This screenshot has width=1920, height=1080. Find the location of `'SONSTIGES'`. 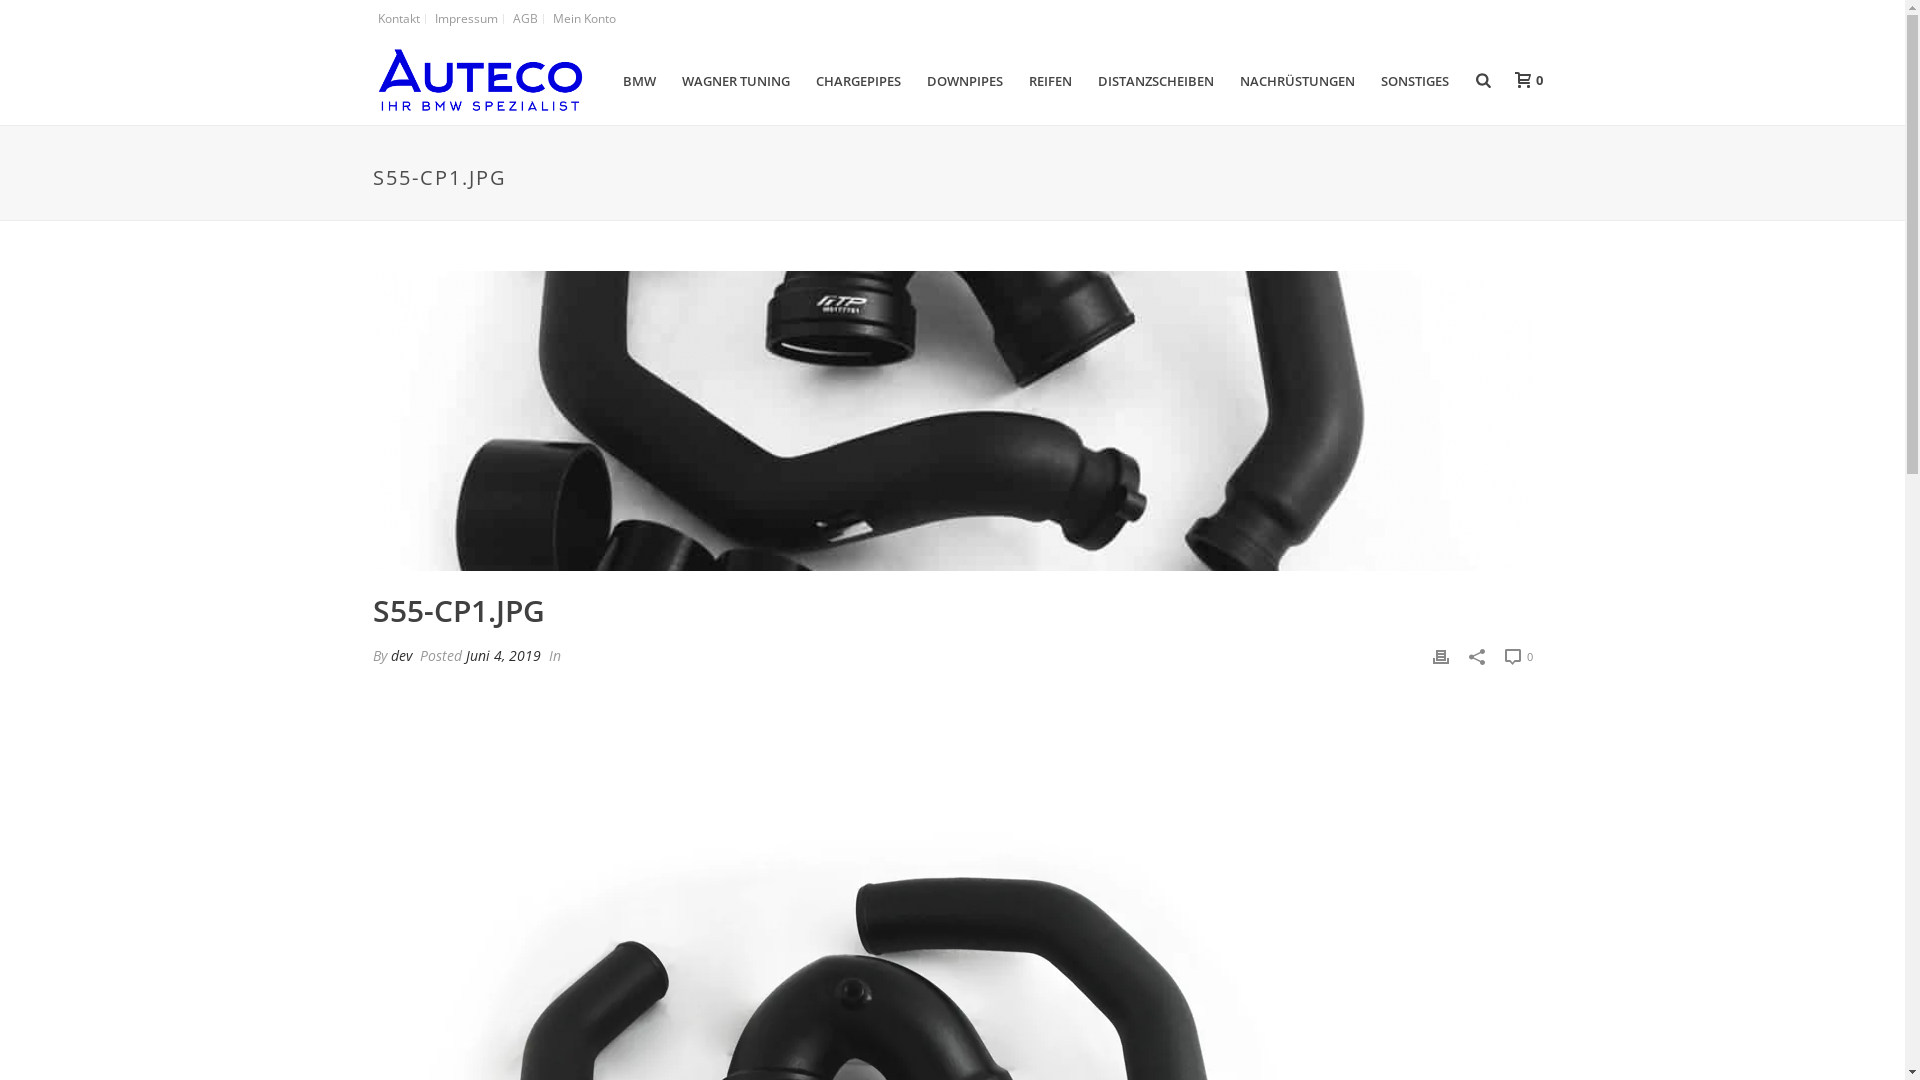

'SONSTIGES' is located at coordinates (1414, 80).